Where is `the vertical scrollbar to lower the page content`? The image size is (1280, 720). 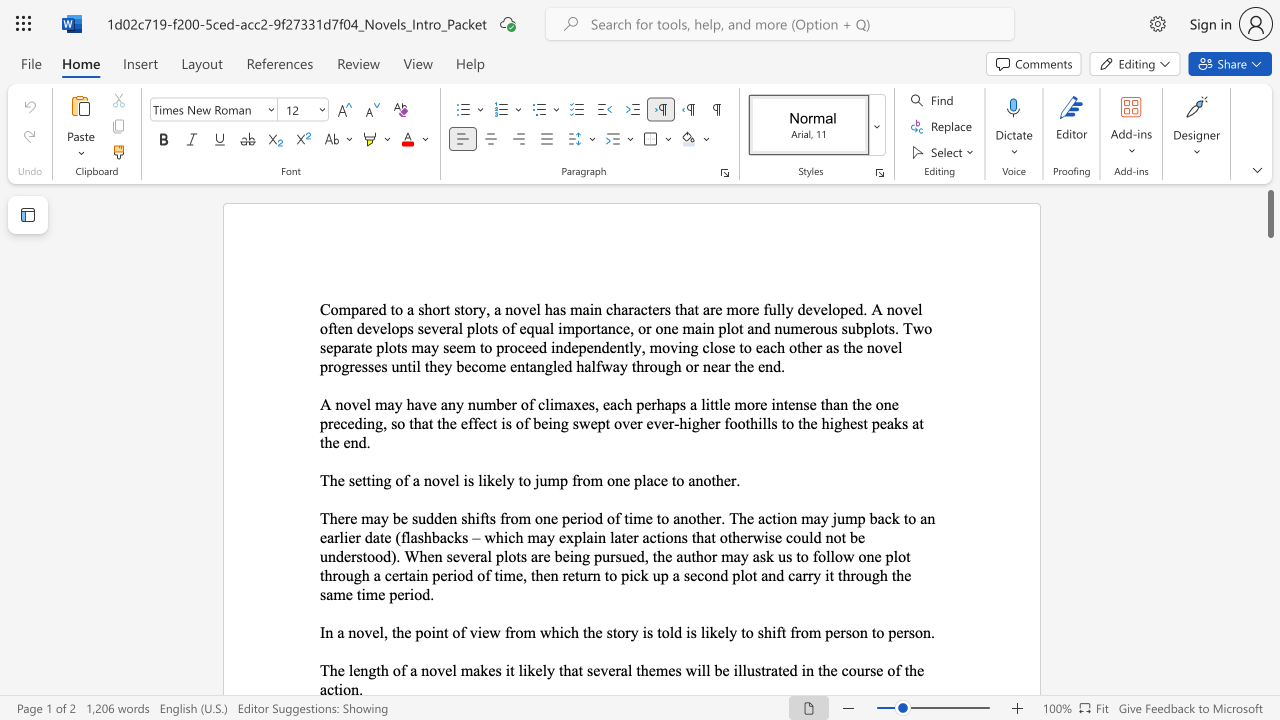
the vertical scrollbar to lower the page content is located at coordinates (1269, 598).